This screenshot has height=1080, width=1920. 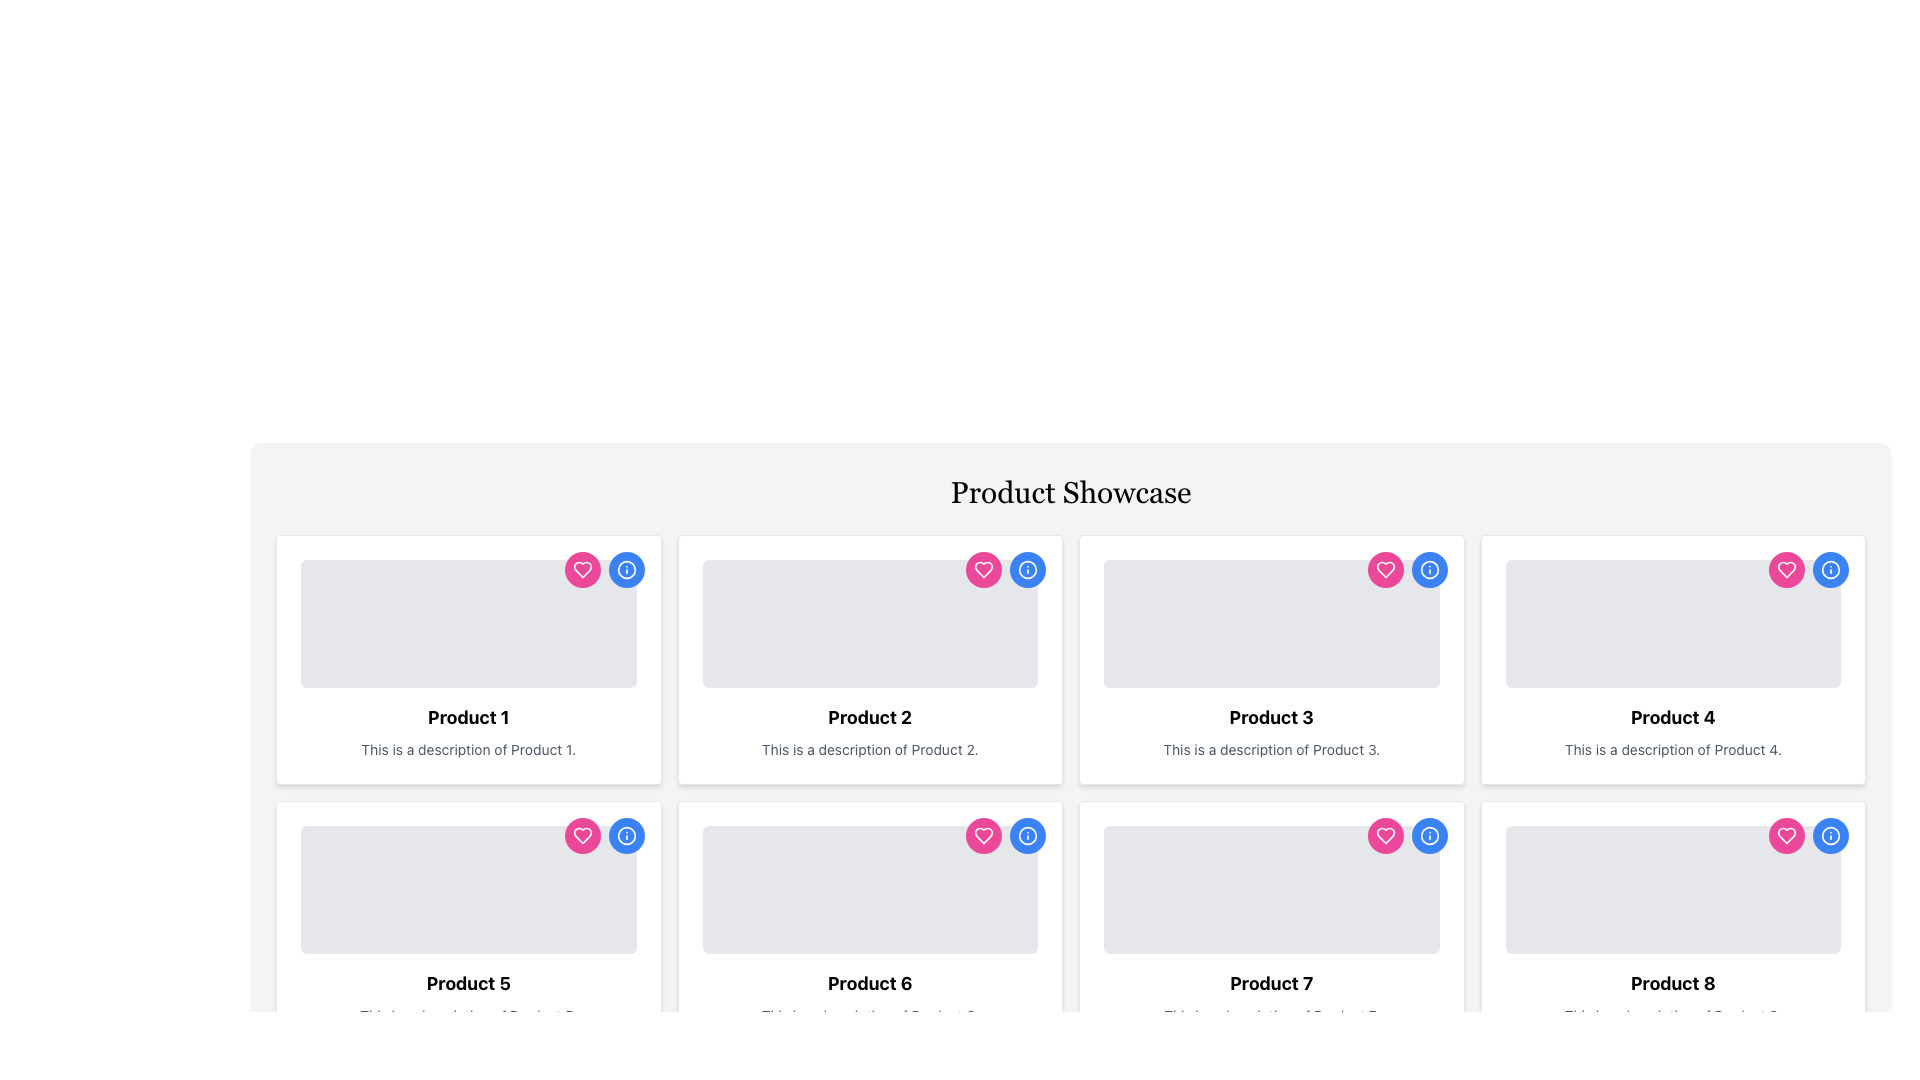 What do you see at coordinates (1027, 570) in the screenshot?
I see `the circular blue button with an information icon located at the top-right corner of the 'Product 2' card` at bounding box center [1027, 570].